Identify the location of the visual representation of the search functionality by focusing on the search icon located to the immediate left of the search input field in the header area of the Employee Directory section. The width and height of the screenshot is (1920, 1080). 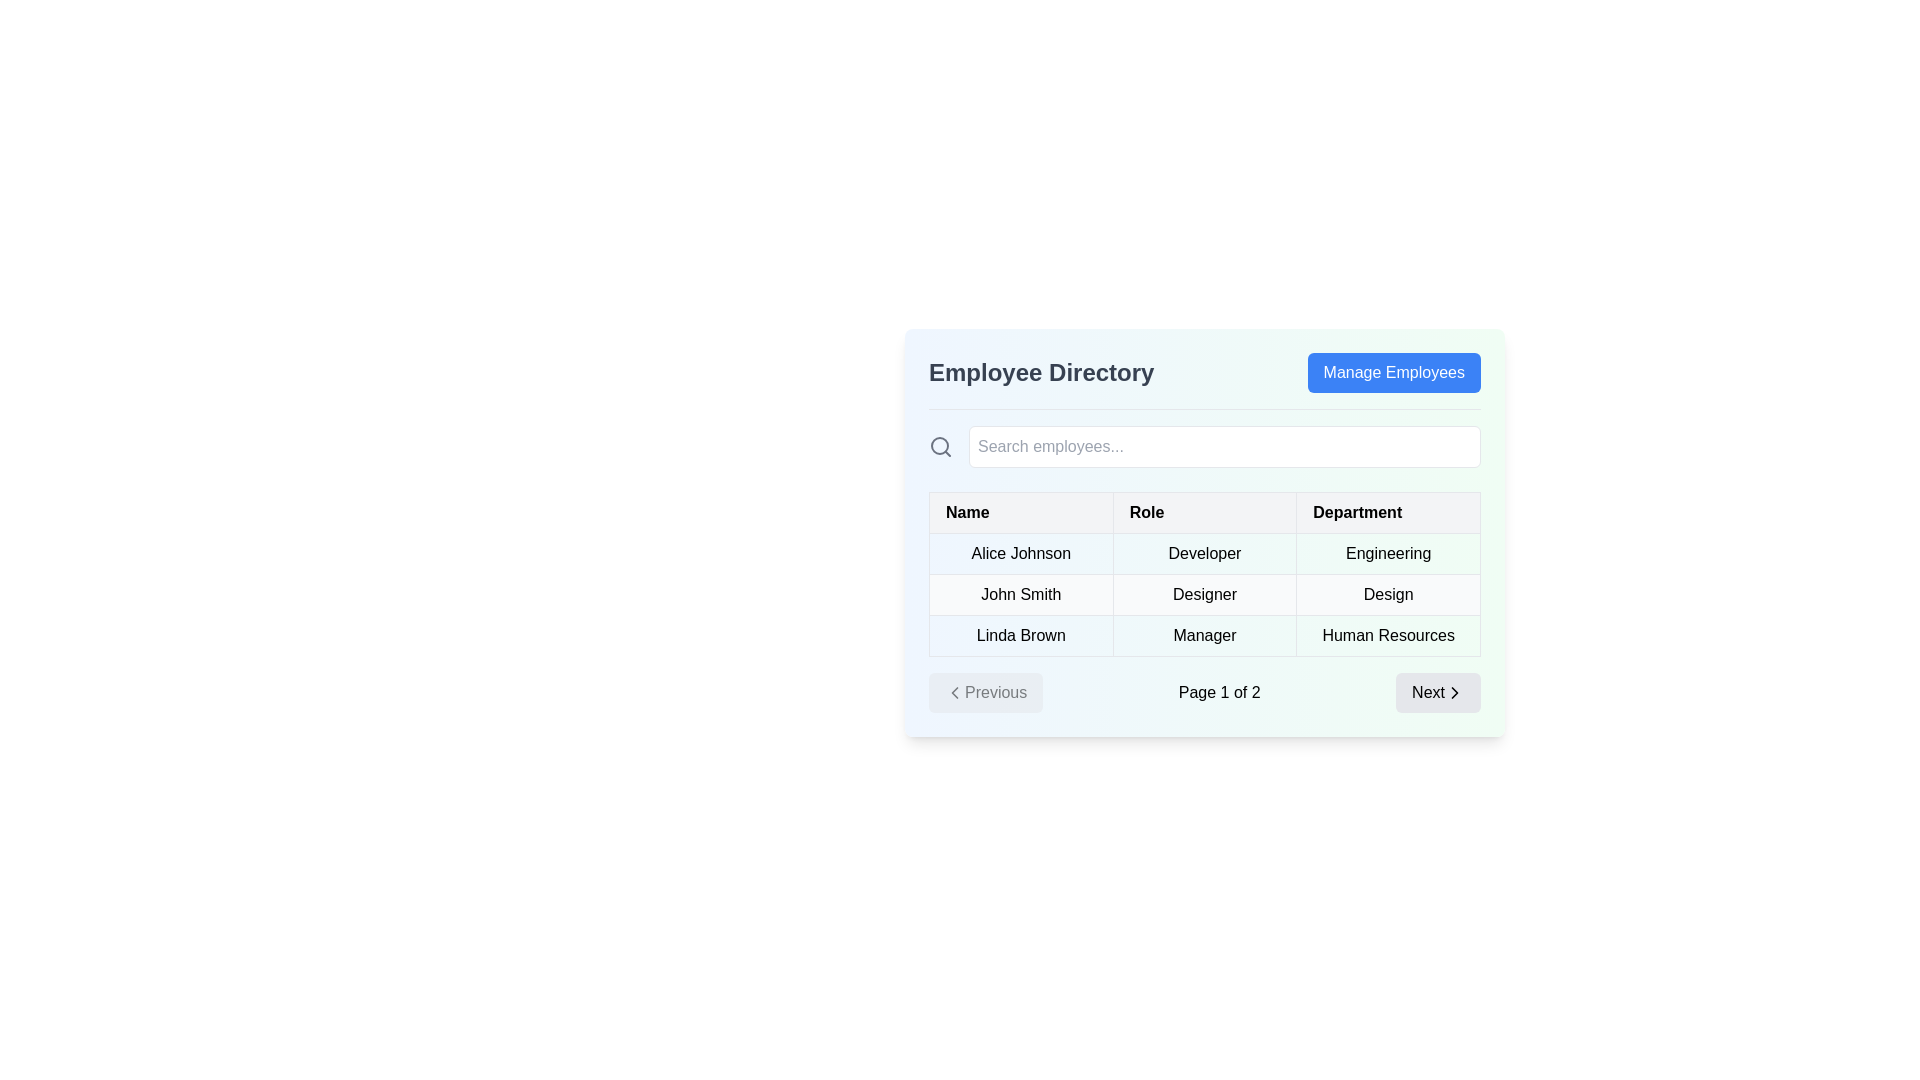
(939, 446).